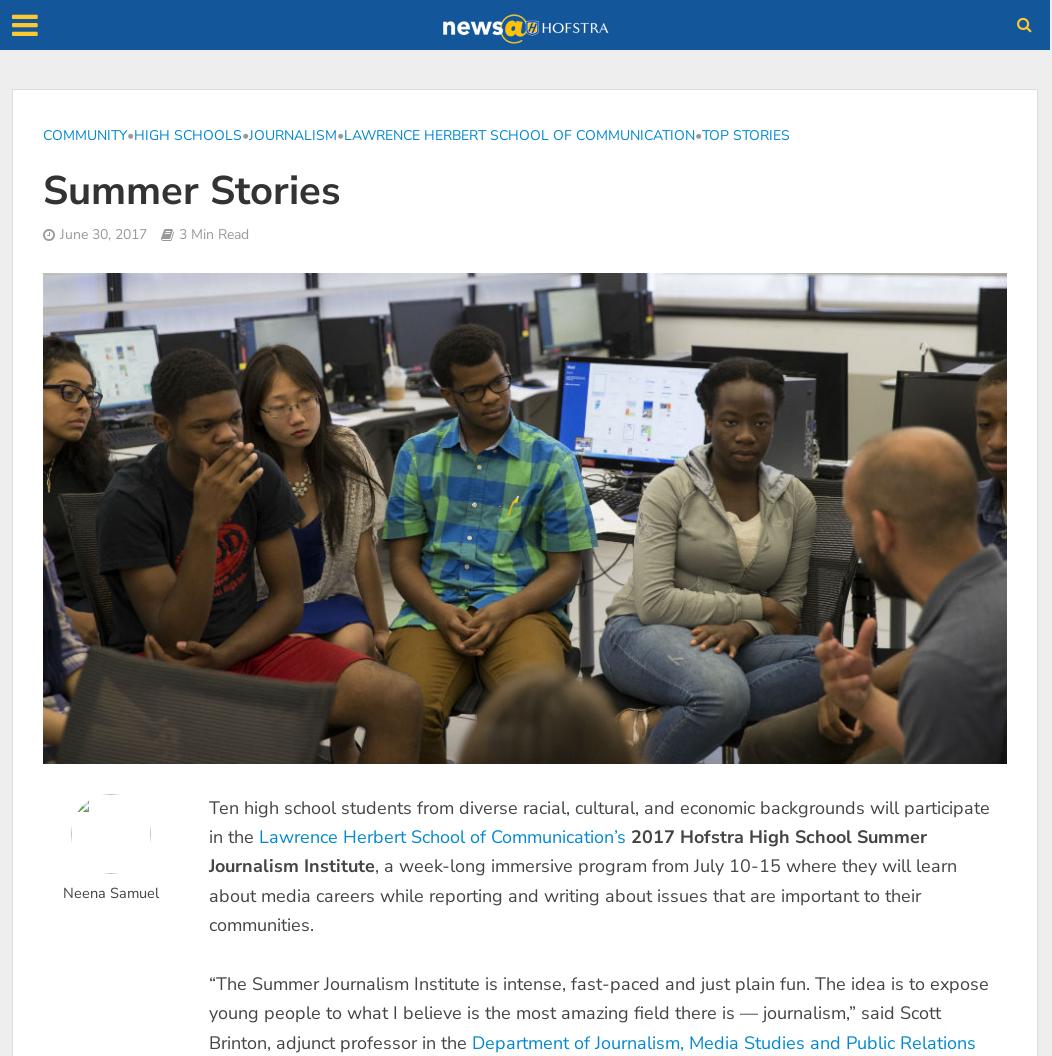 The width and height of the screenshot is (1052, 1056). I want to click on 'Top Stories', so click(745, 135).